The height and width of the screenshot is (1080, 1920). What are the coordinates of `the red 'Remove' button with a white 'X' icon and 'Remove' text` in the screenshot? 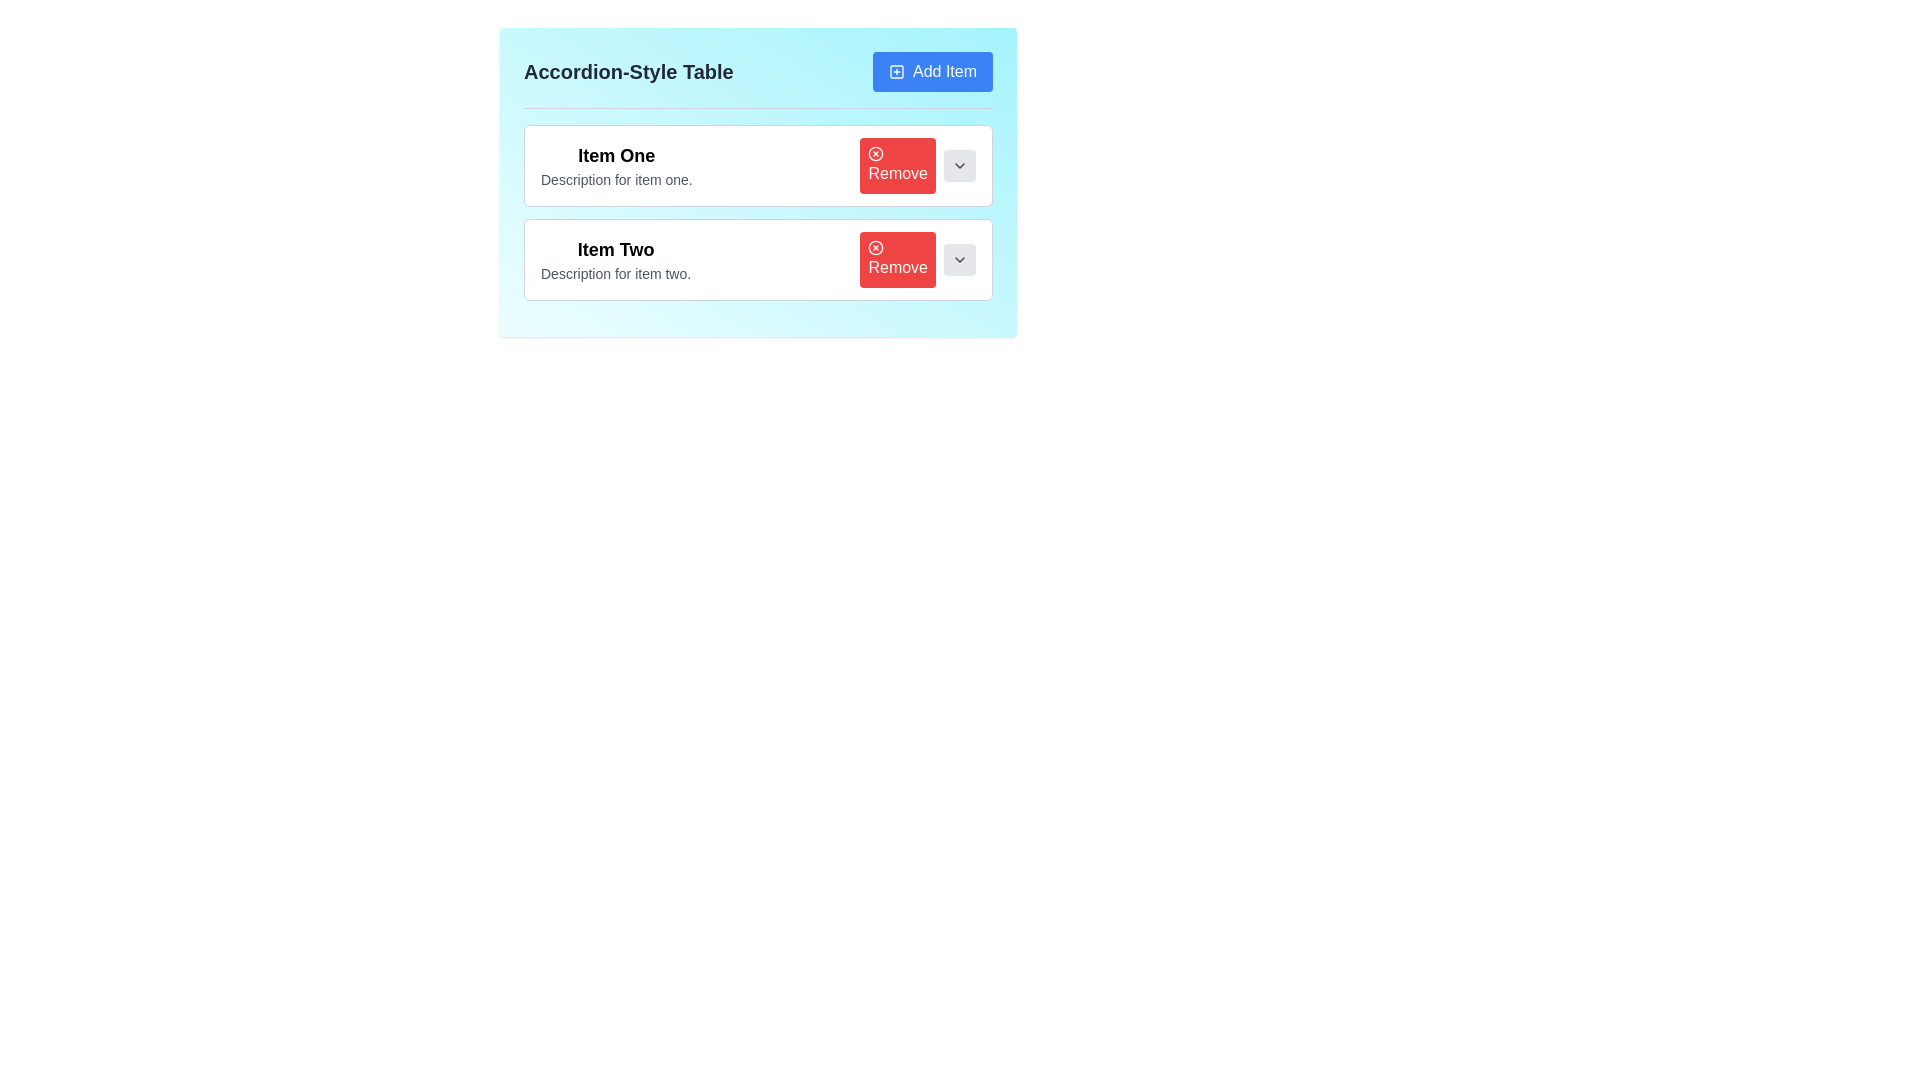 It's located at (896, 258).